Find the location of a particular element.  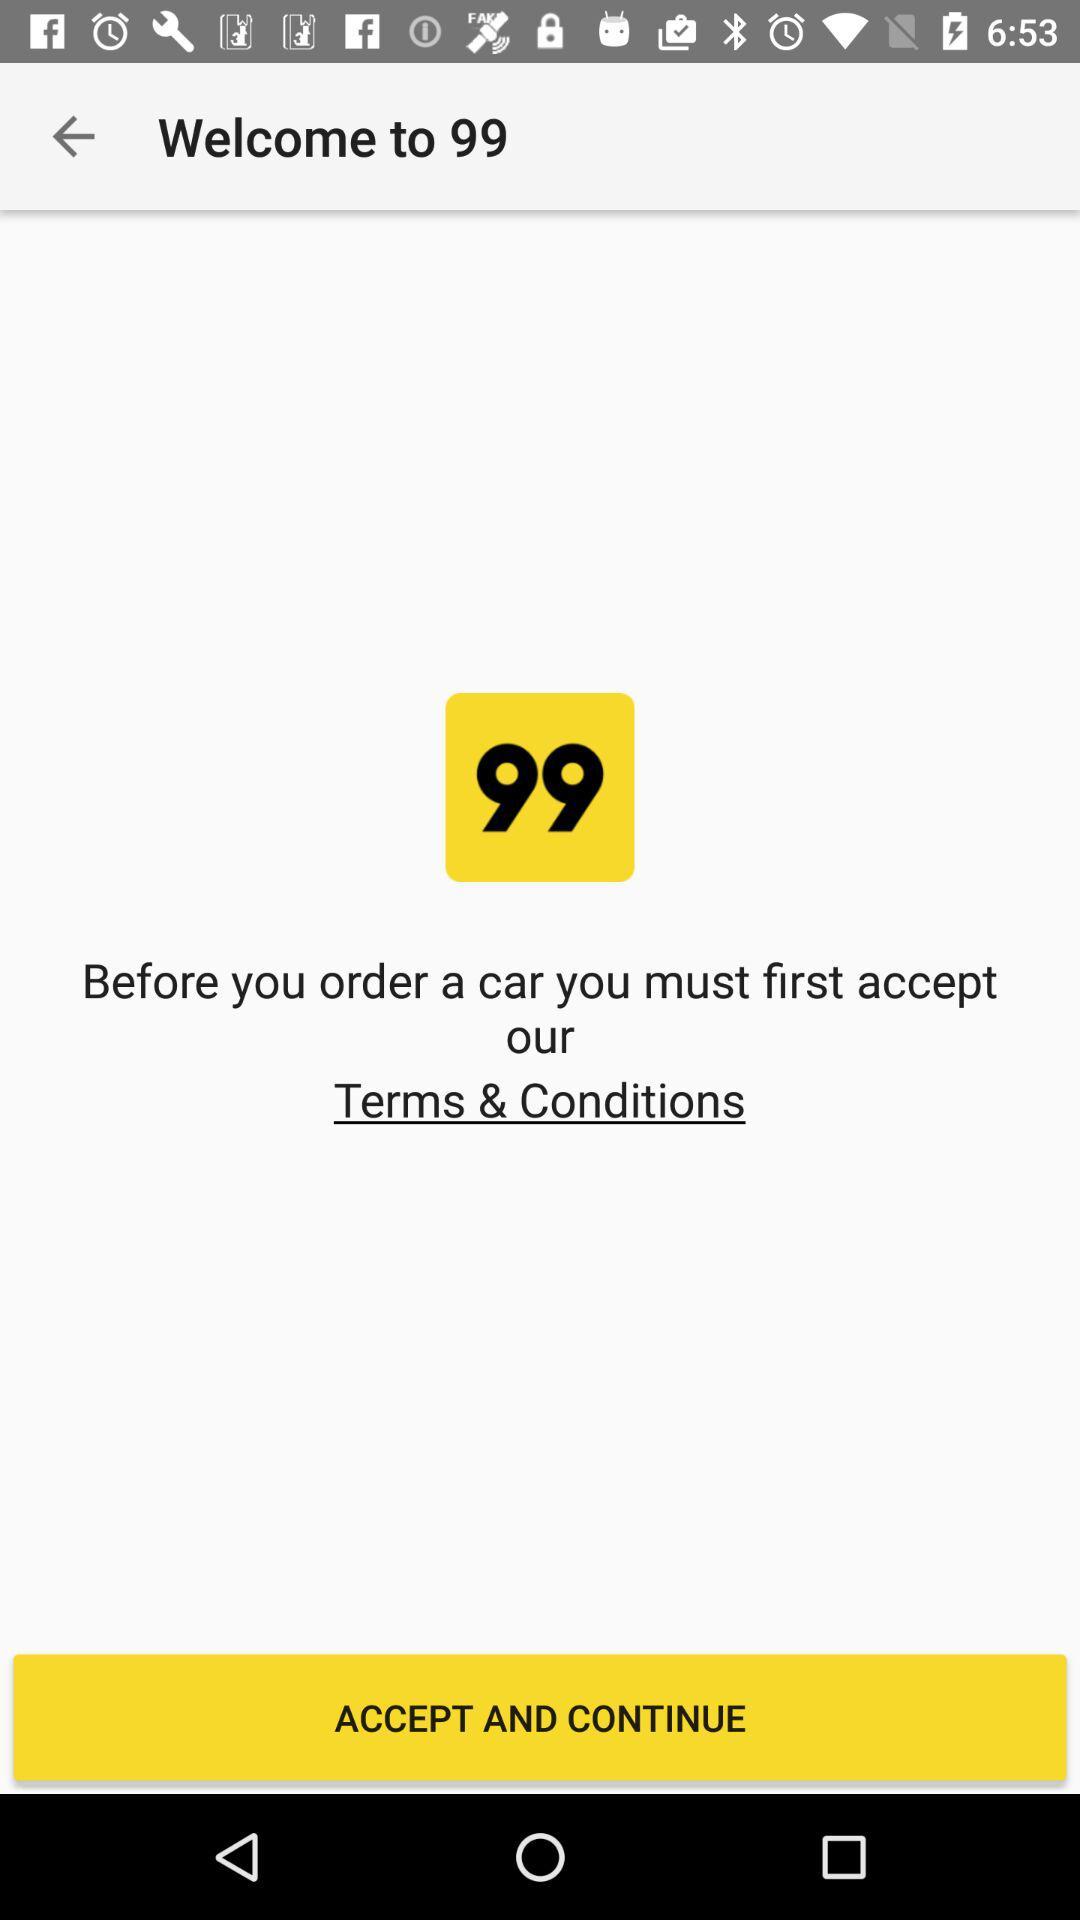

app next to the welcome to 99 item is located at coordinates (72, 135).